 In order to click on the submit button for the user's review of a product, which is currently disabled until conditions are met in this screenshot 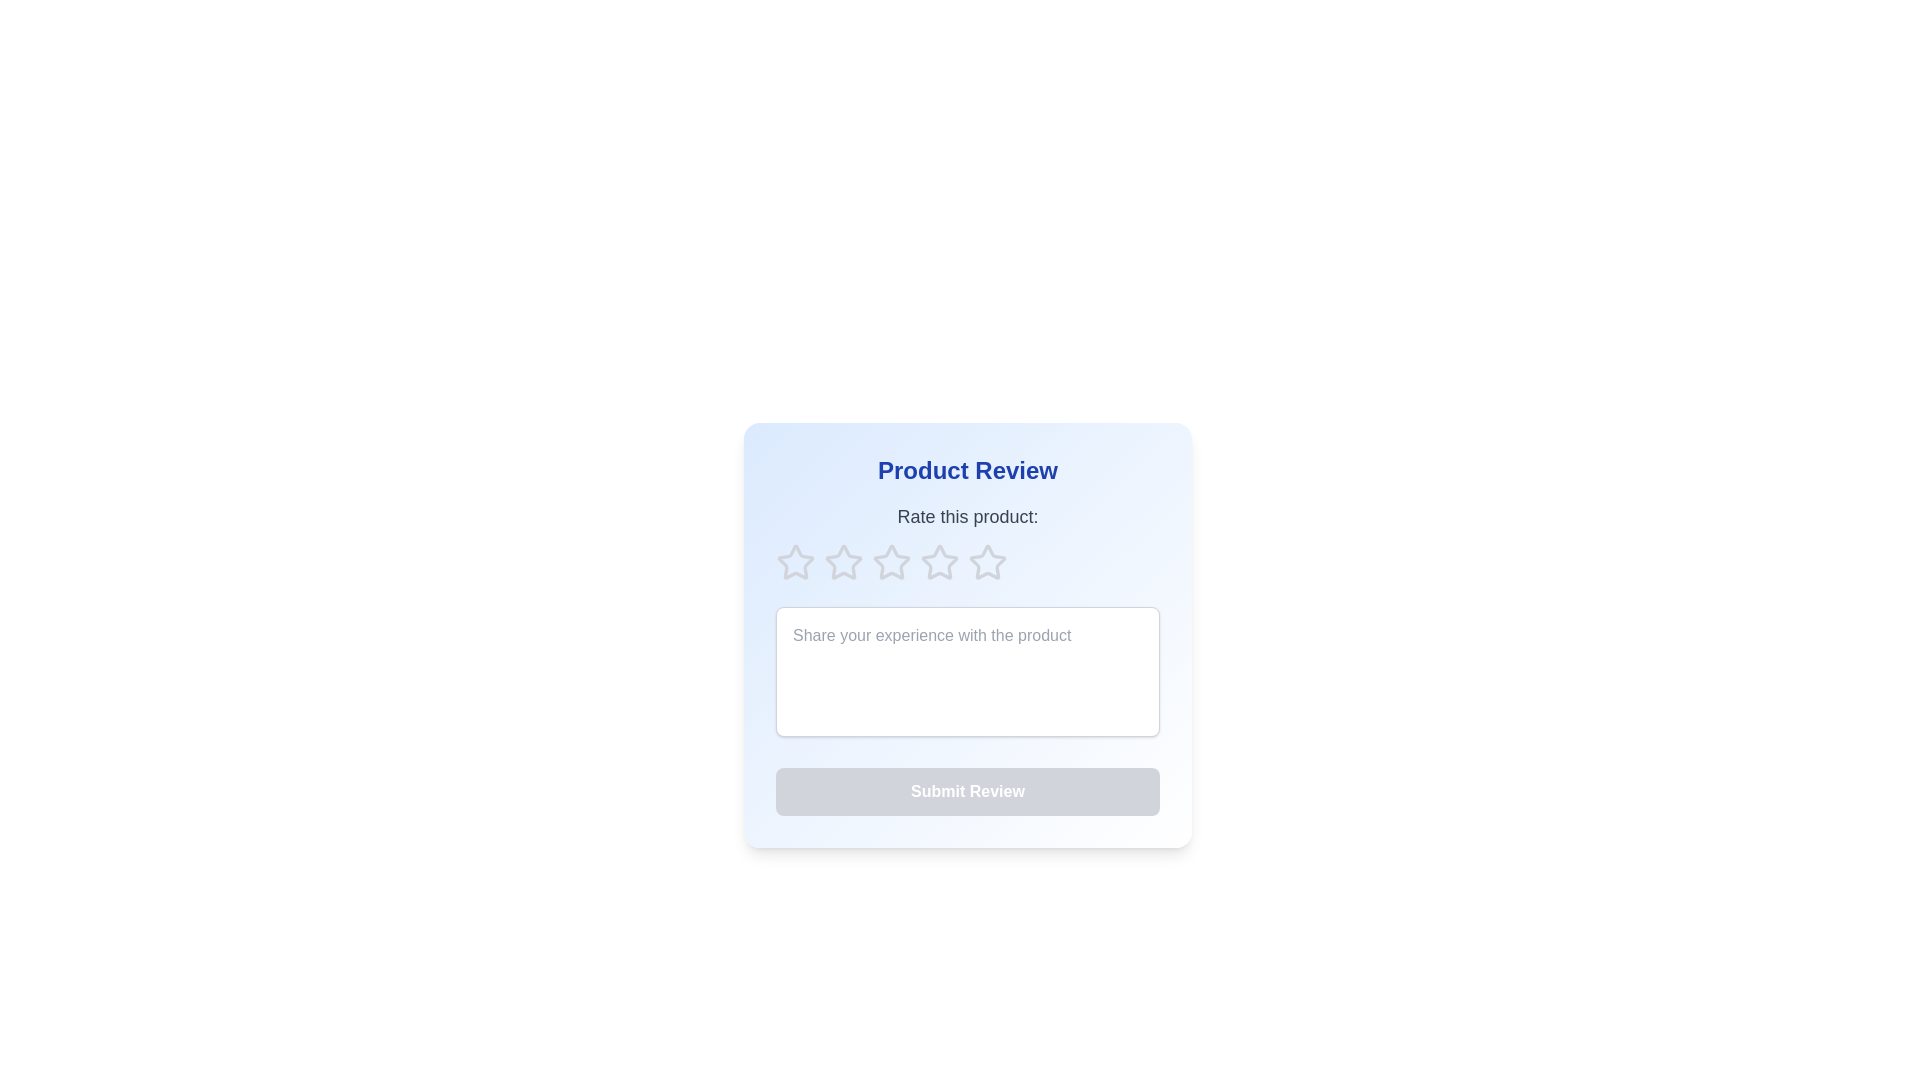, I will do `click(968, 790)`.